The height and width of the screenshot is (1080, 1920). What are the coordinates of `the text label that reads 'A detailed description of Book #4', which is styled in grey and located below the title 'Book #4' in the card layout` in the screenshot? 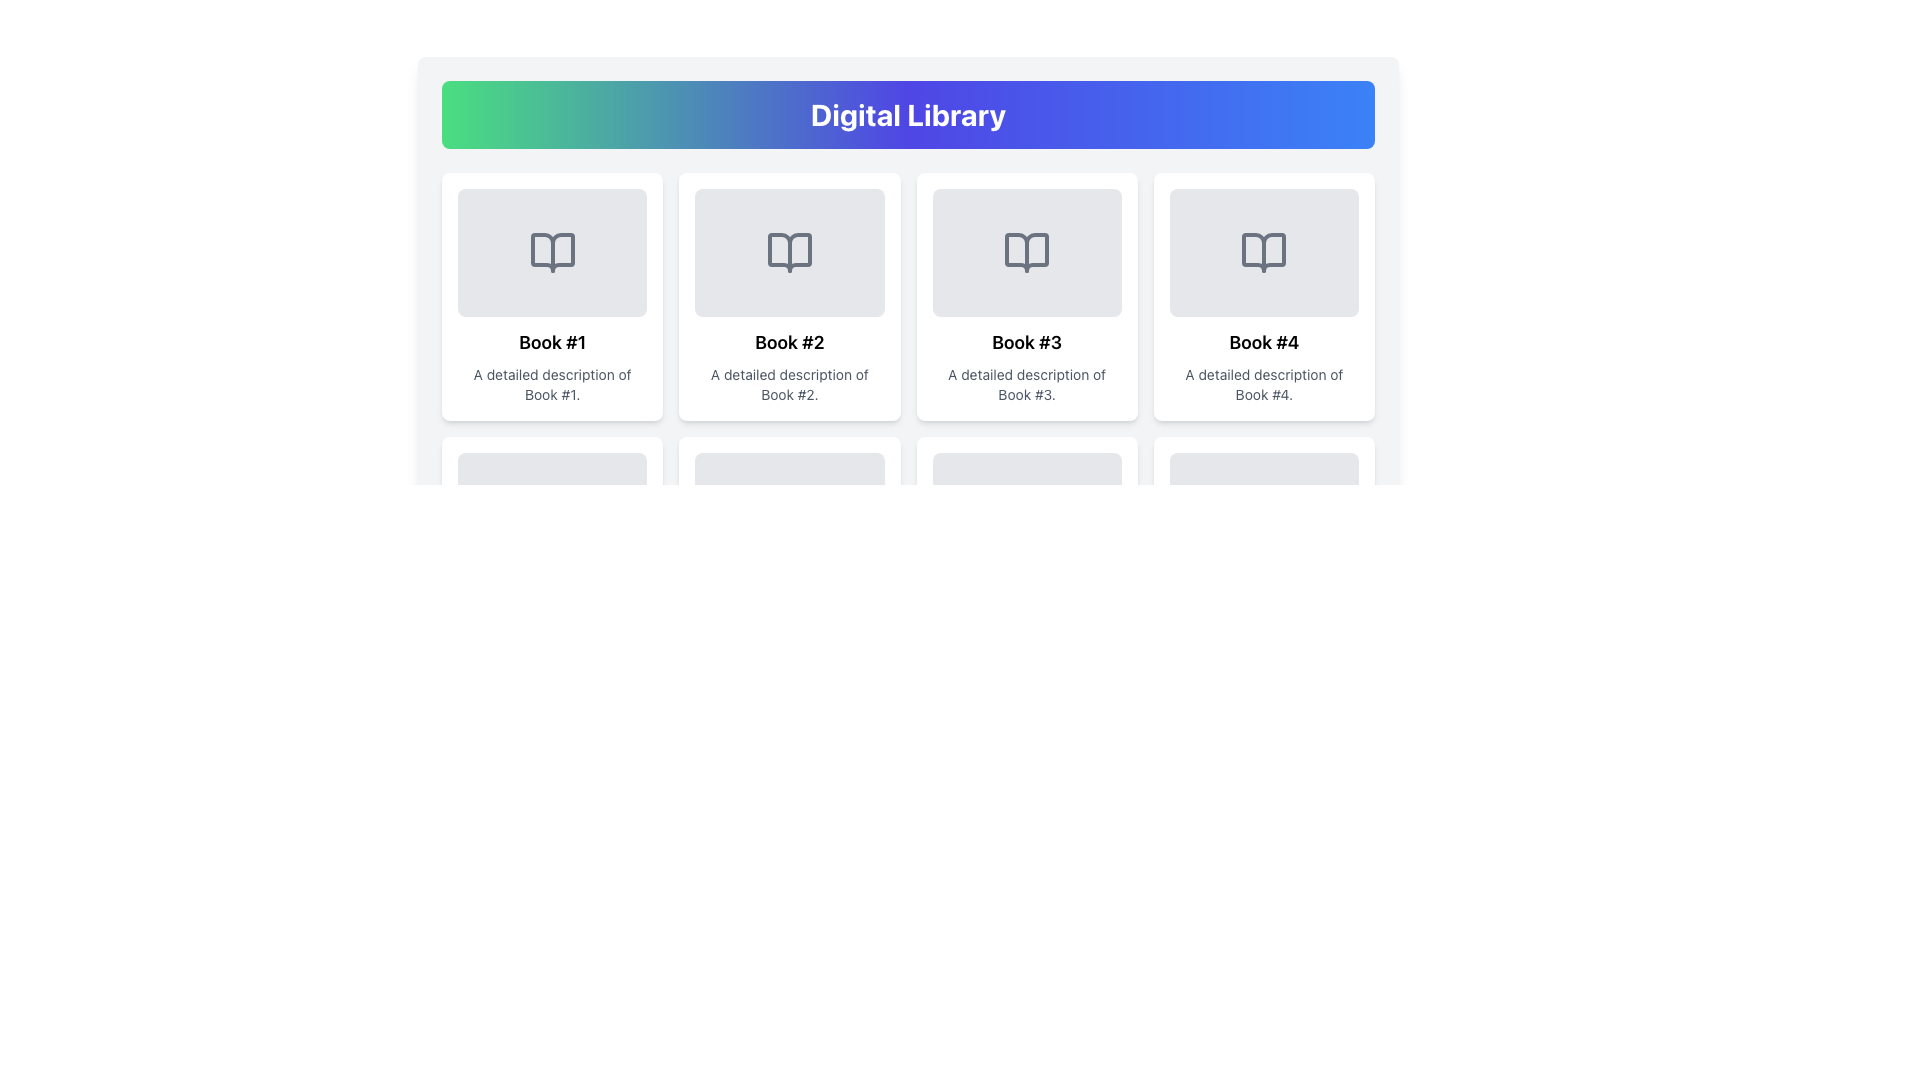 It's located at (1263, 385).